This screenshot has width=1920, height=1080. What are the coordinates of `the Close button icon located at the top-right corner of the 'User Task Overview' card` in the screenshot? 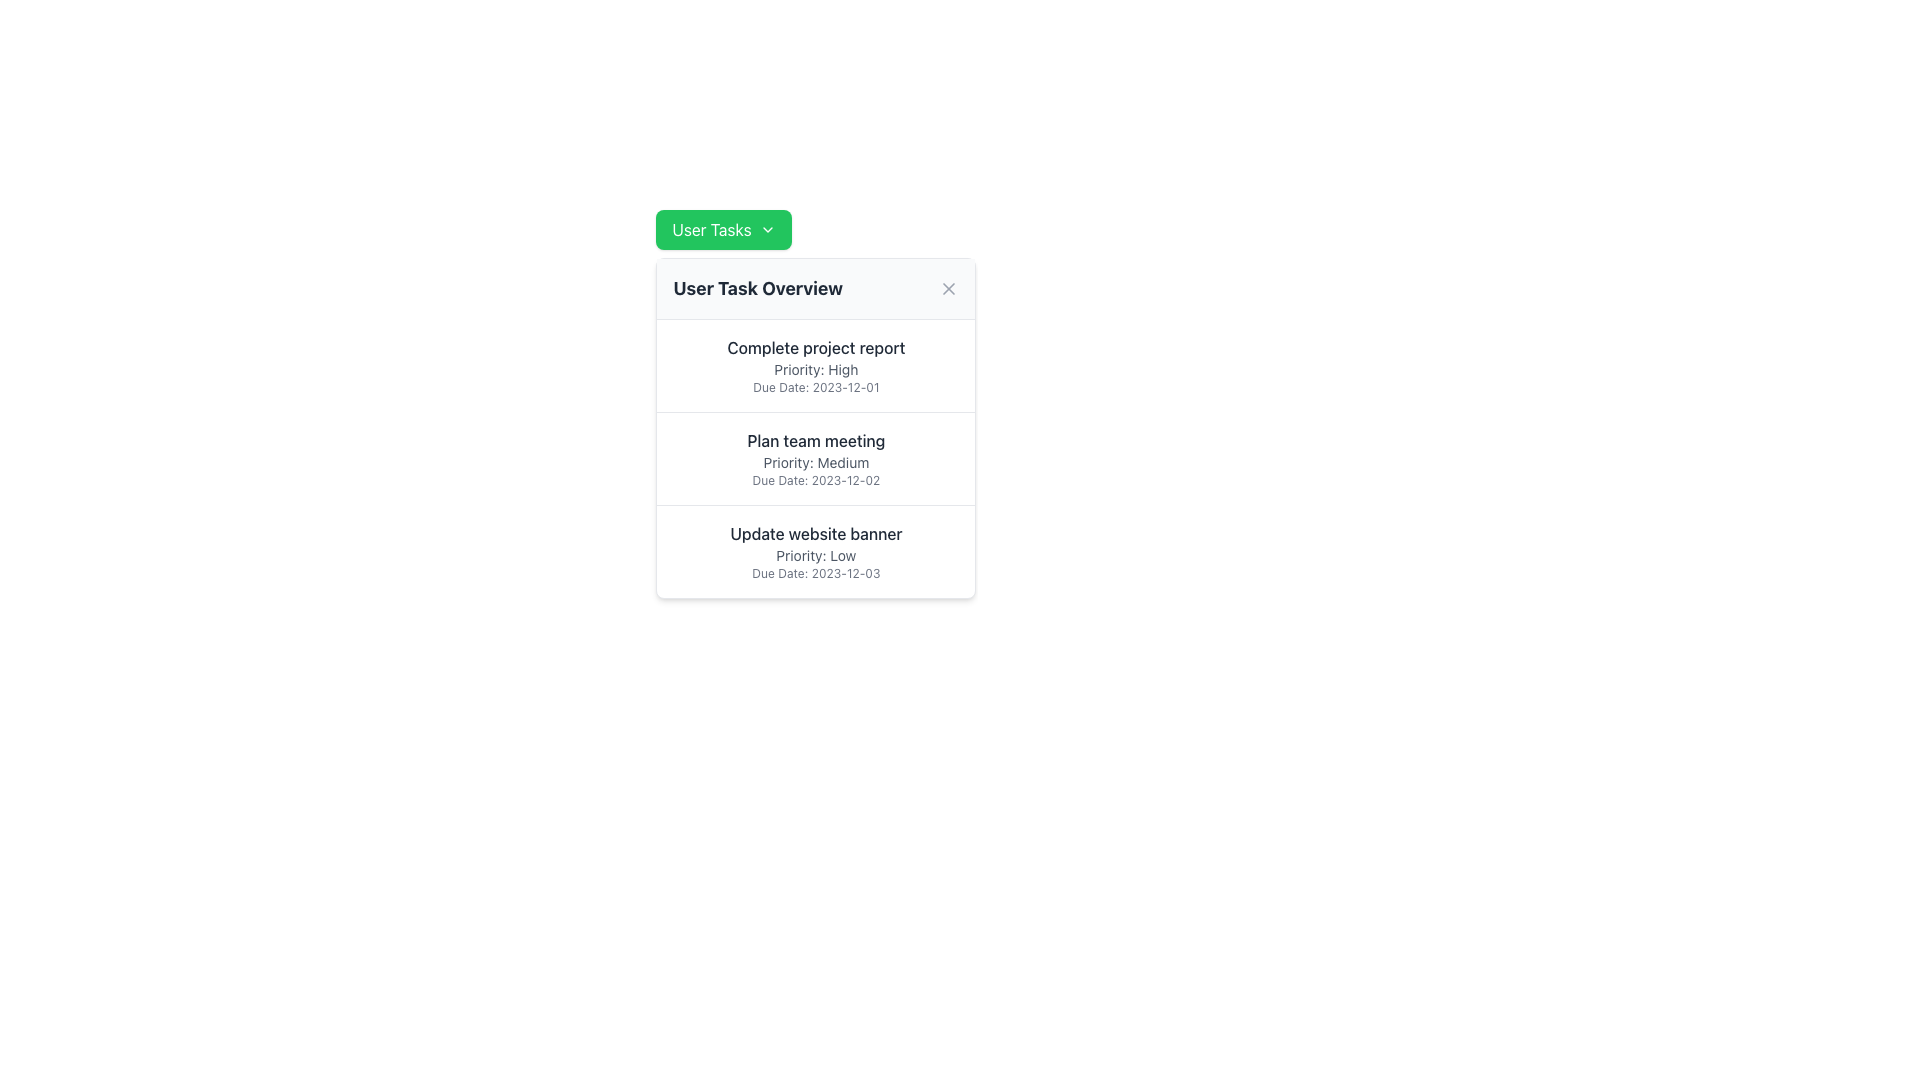 It's located at (948, 289).